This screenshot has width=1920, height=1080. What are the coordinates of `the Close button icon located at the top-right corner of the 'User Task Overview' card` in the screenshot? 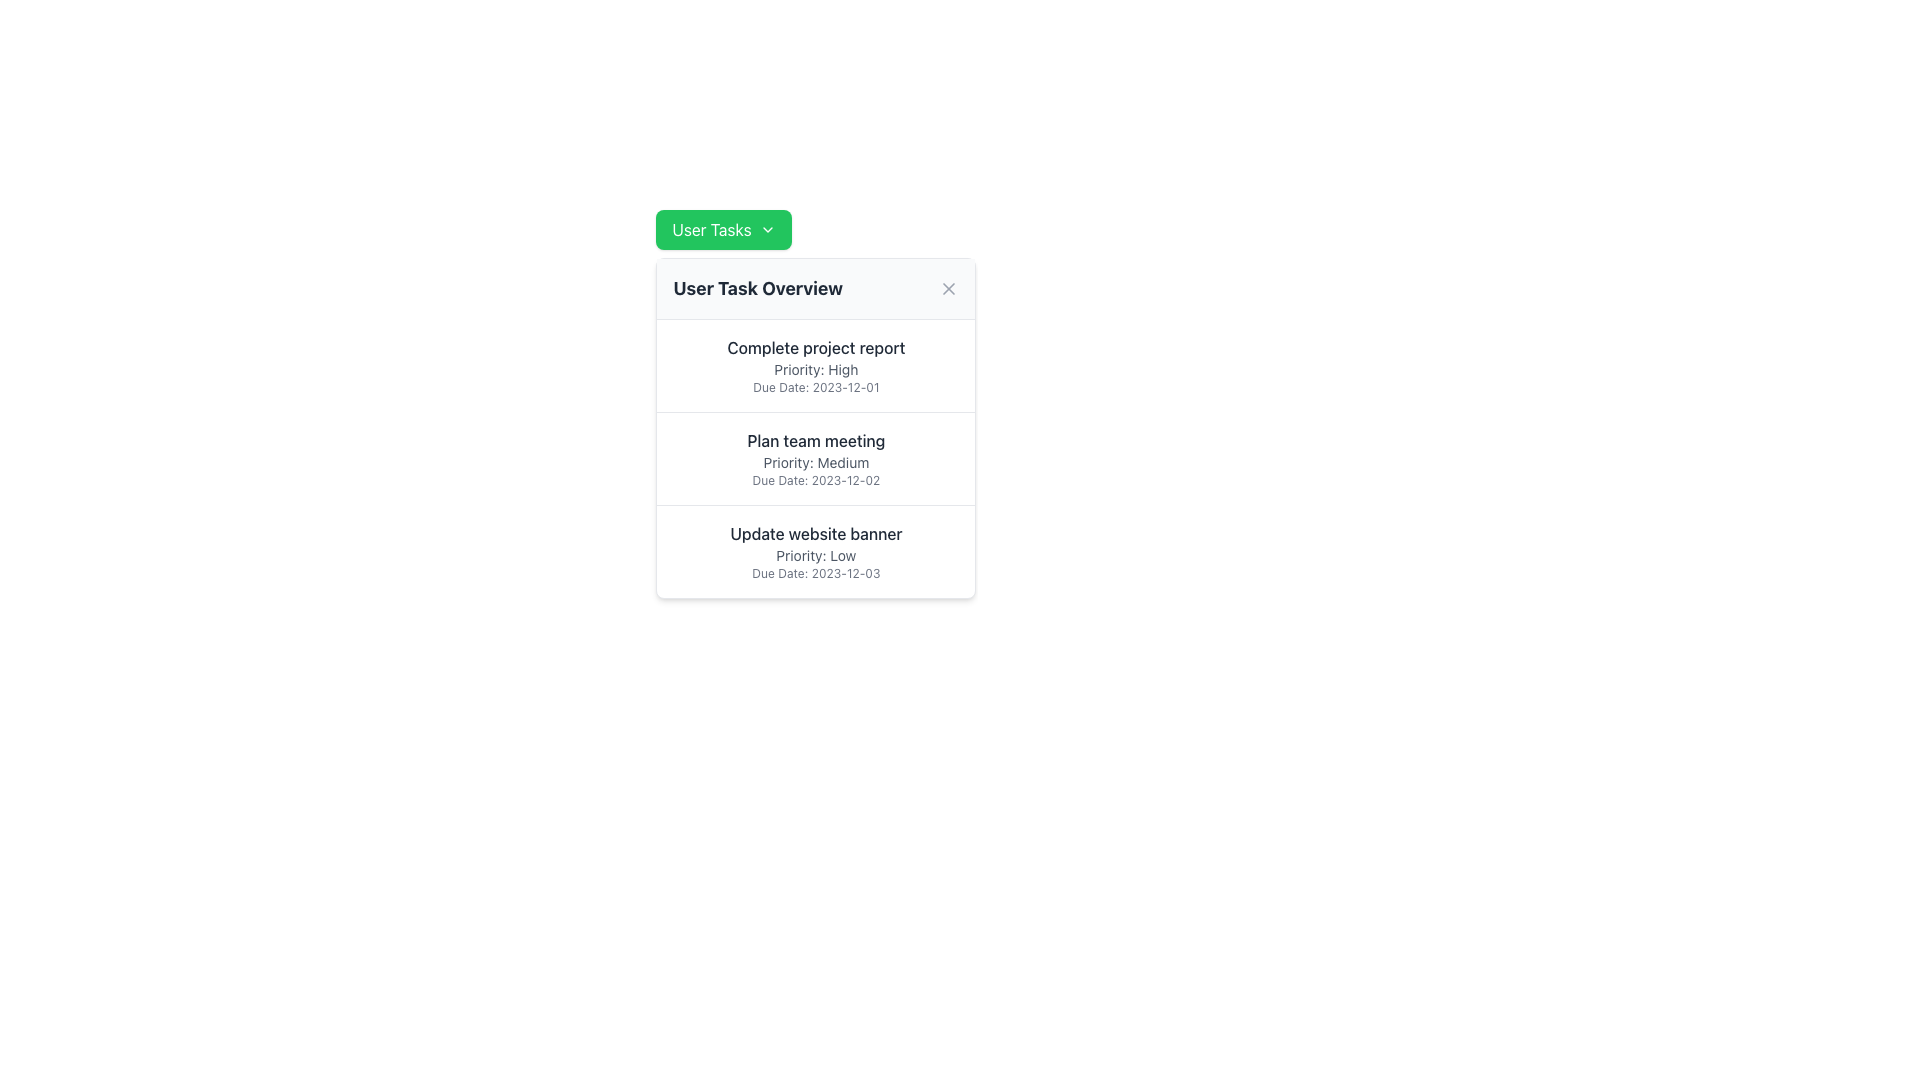 It's located at (948, 289).